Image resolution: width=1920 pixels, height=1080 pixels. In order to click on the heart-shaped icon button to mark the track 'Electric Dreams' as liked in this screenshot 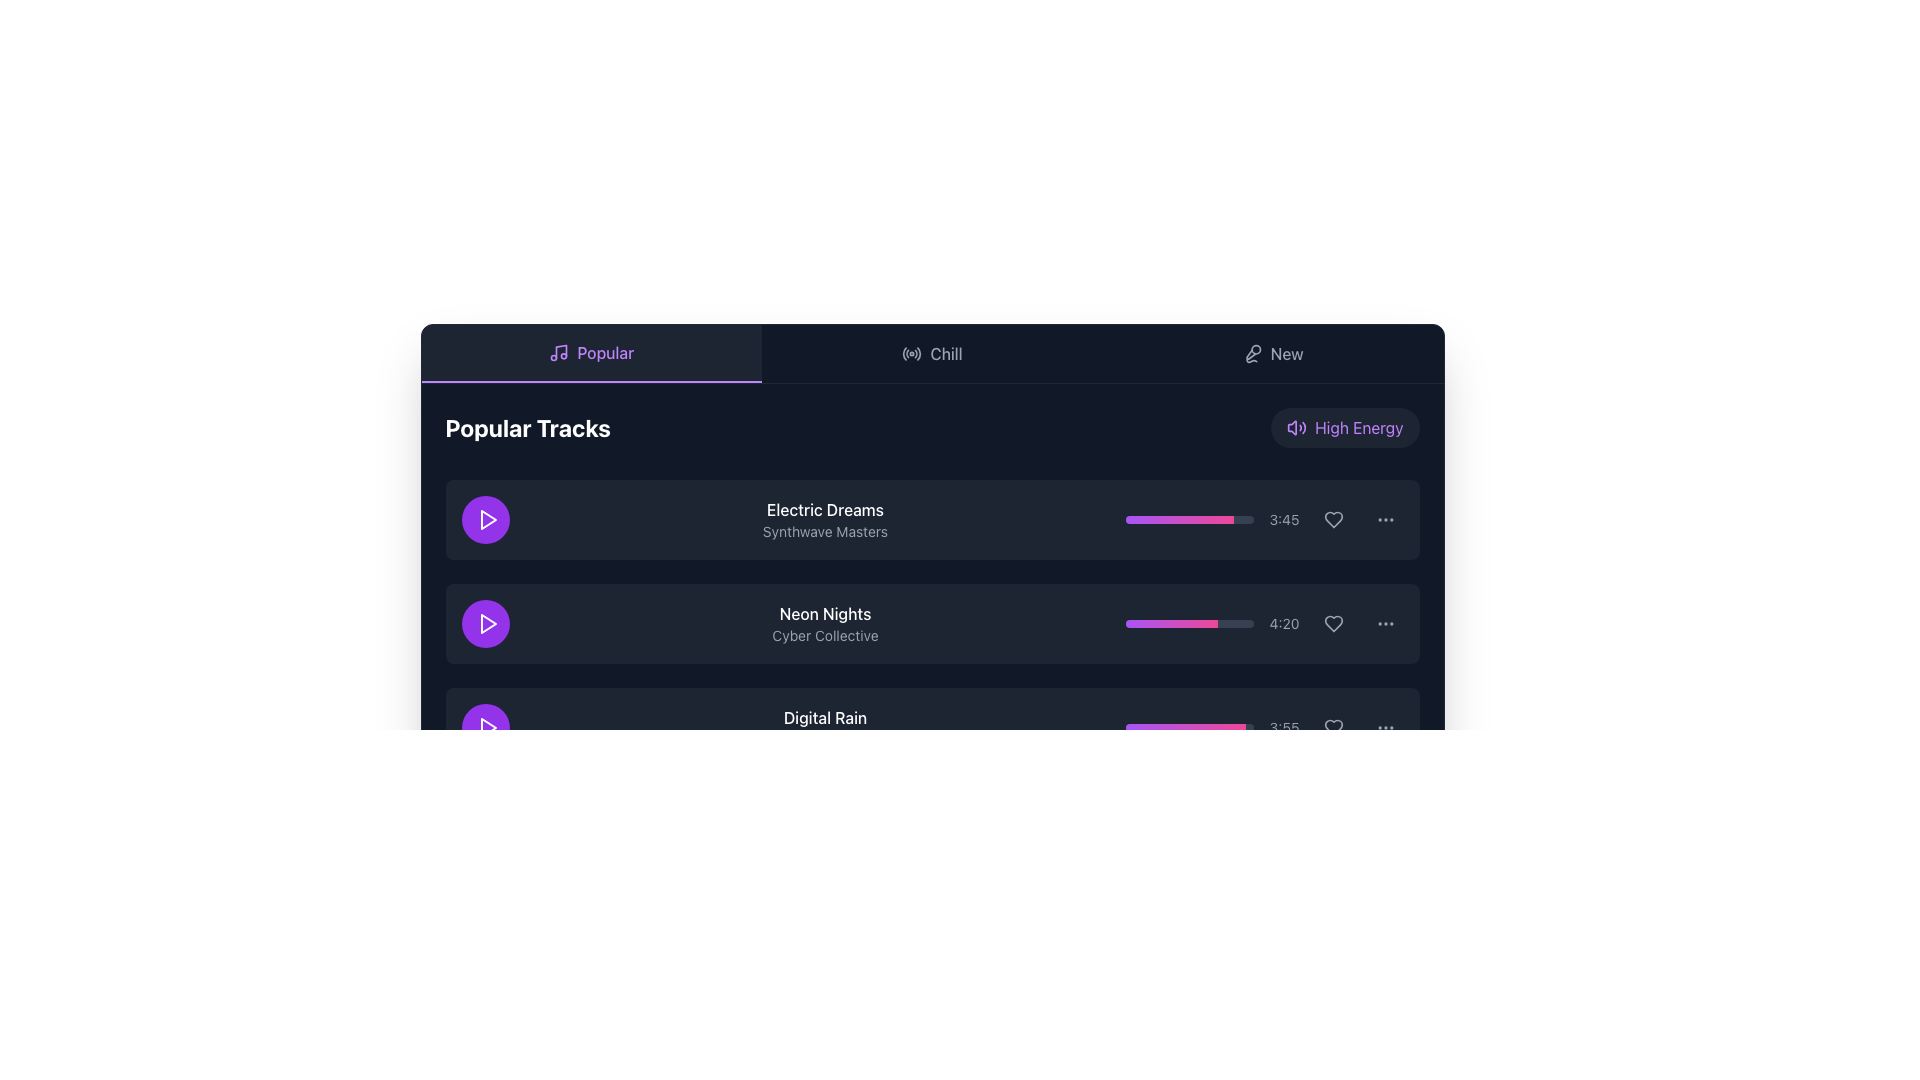, I will do `click(1333, 519)`.